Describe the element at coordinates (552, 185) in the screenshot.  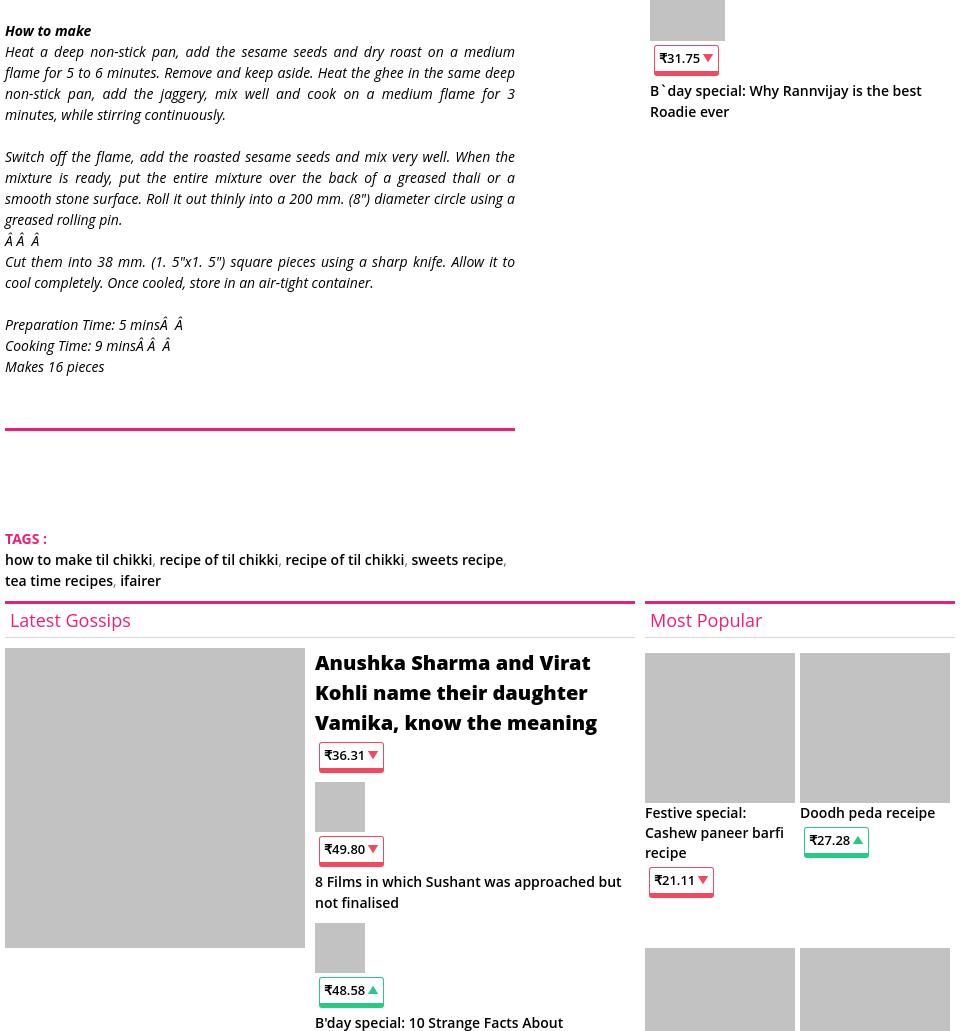
I see `'23.20'` at that location.